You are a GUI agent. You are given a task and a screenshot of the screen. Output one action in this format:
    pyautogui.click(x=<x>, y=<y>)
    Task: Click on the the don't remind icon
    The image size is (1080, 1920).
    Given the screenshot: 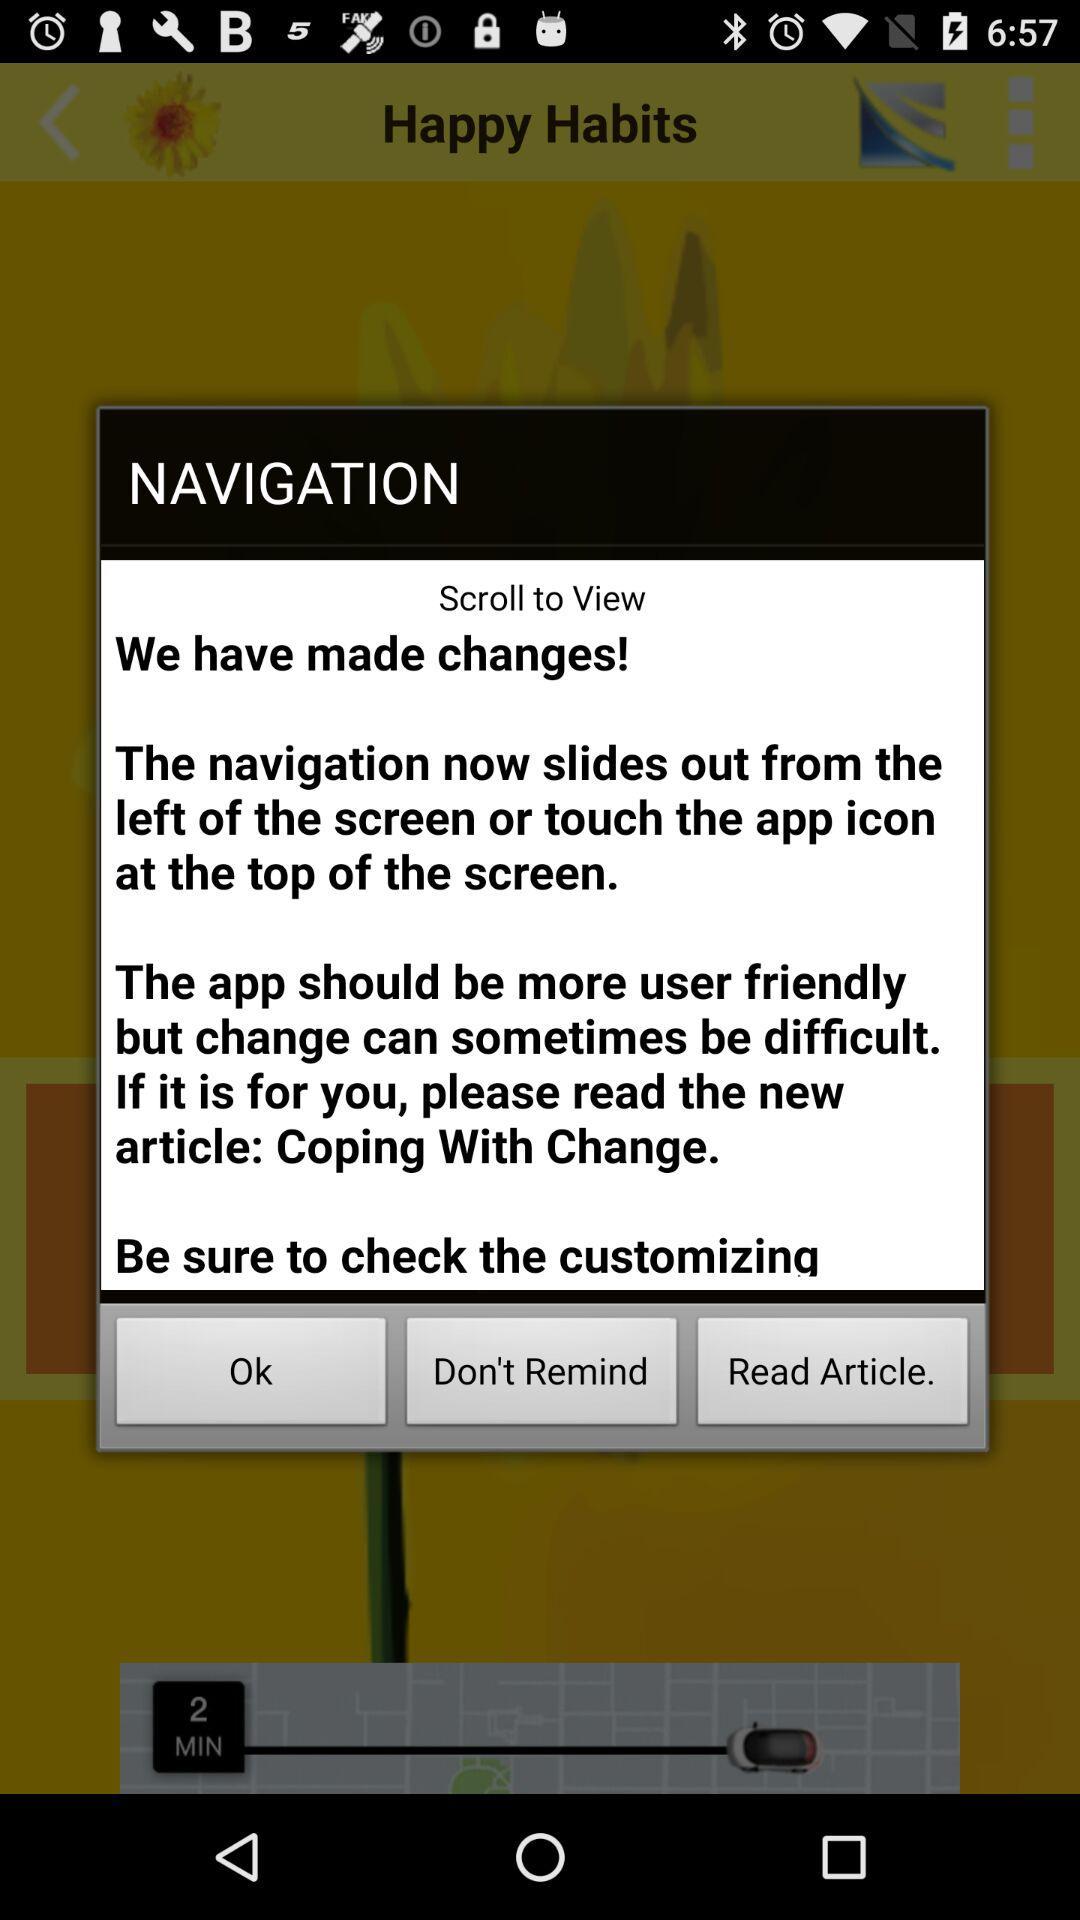 What is the action you would take?
    pyautogui.click(x=542, y=1376)
    